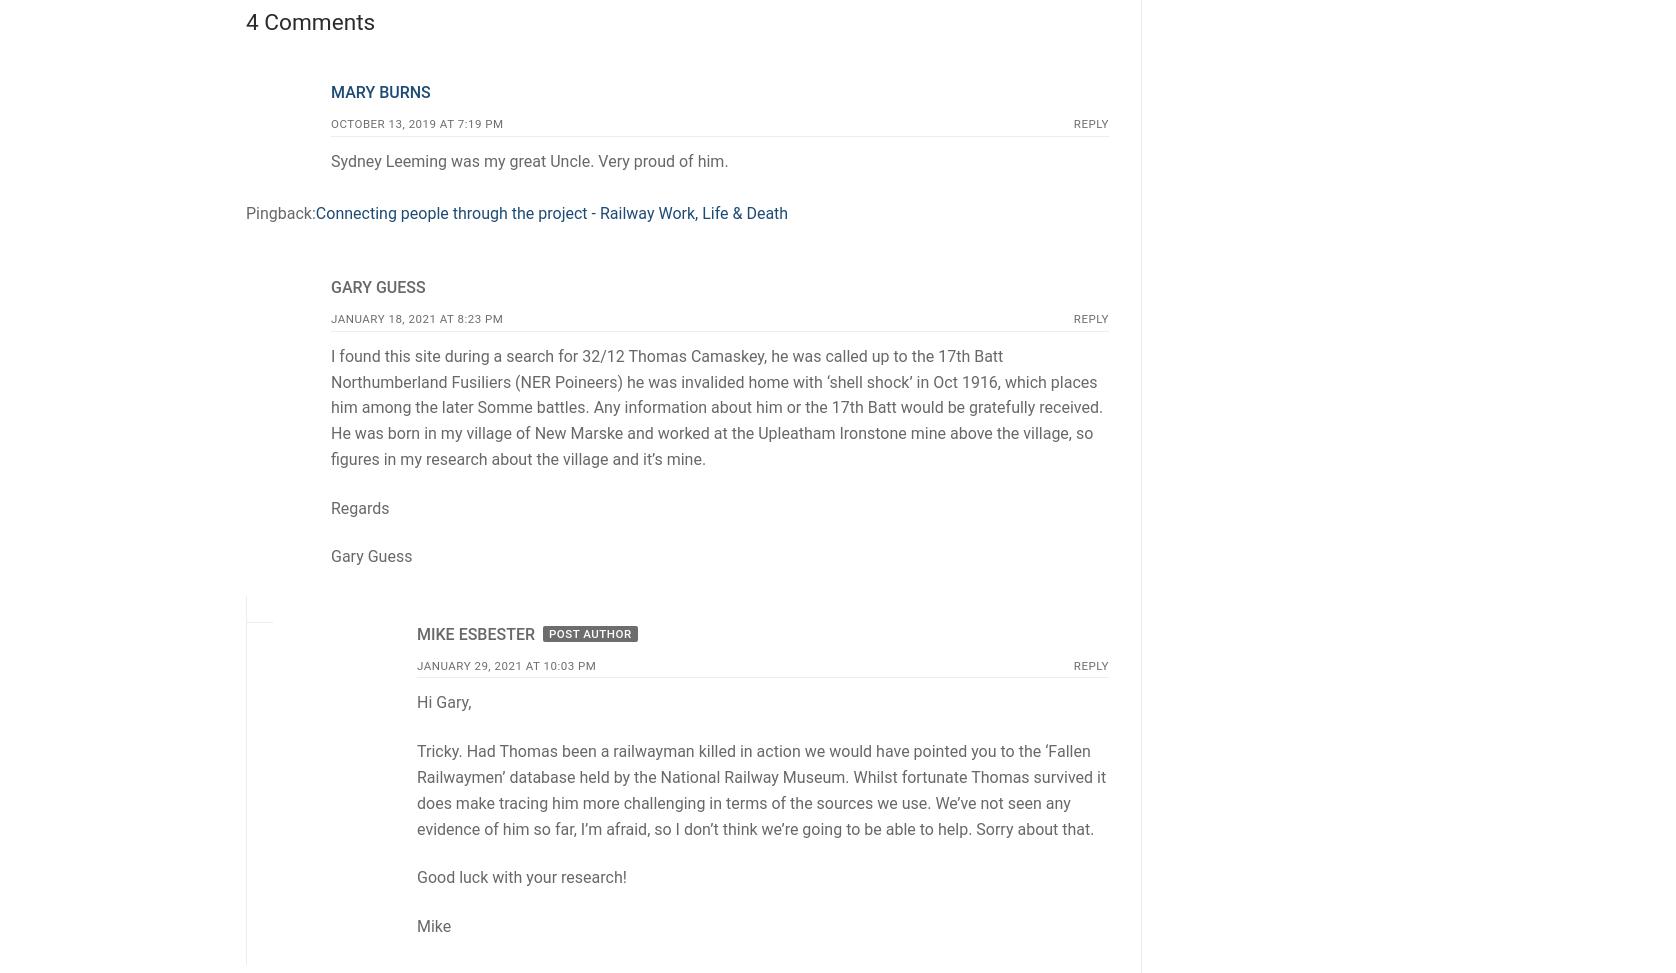  Describe the element at coordinates (415, 877) in the screenshot. I see `'Good luck with your research!'` at that location.